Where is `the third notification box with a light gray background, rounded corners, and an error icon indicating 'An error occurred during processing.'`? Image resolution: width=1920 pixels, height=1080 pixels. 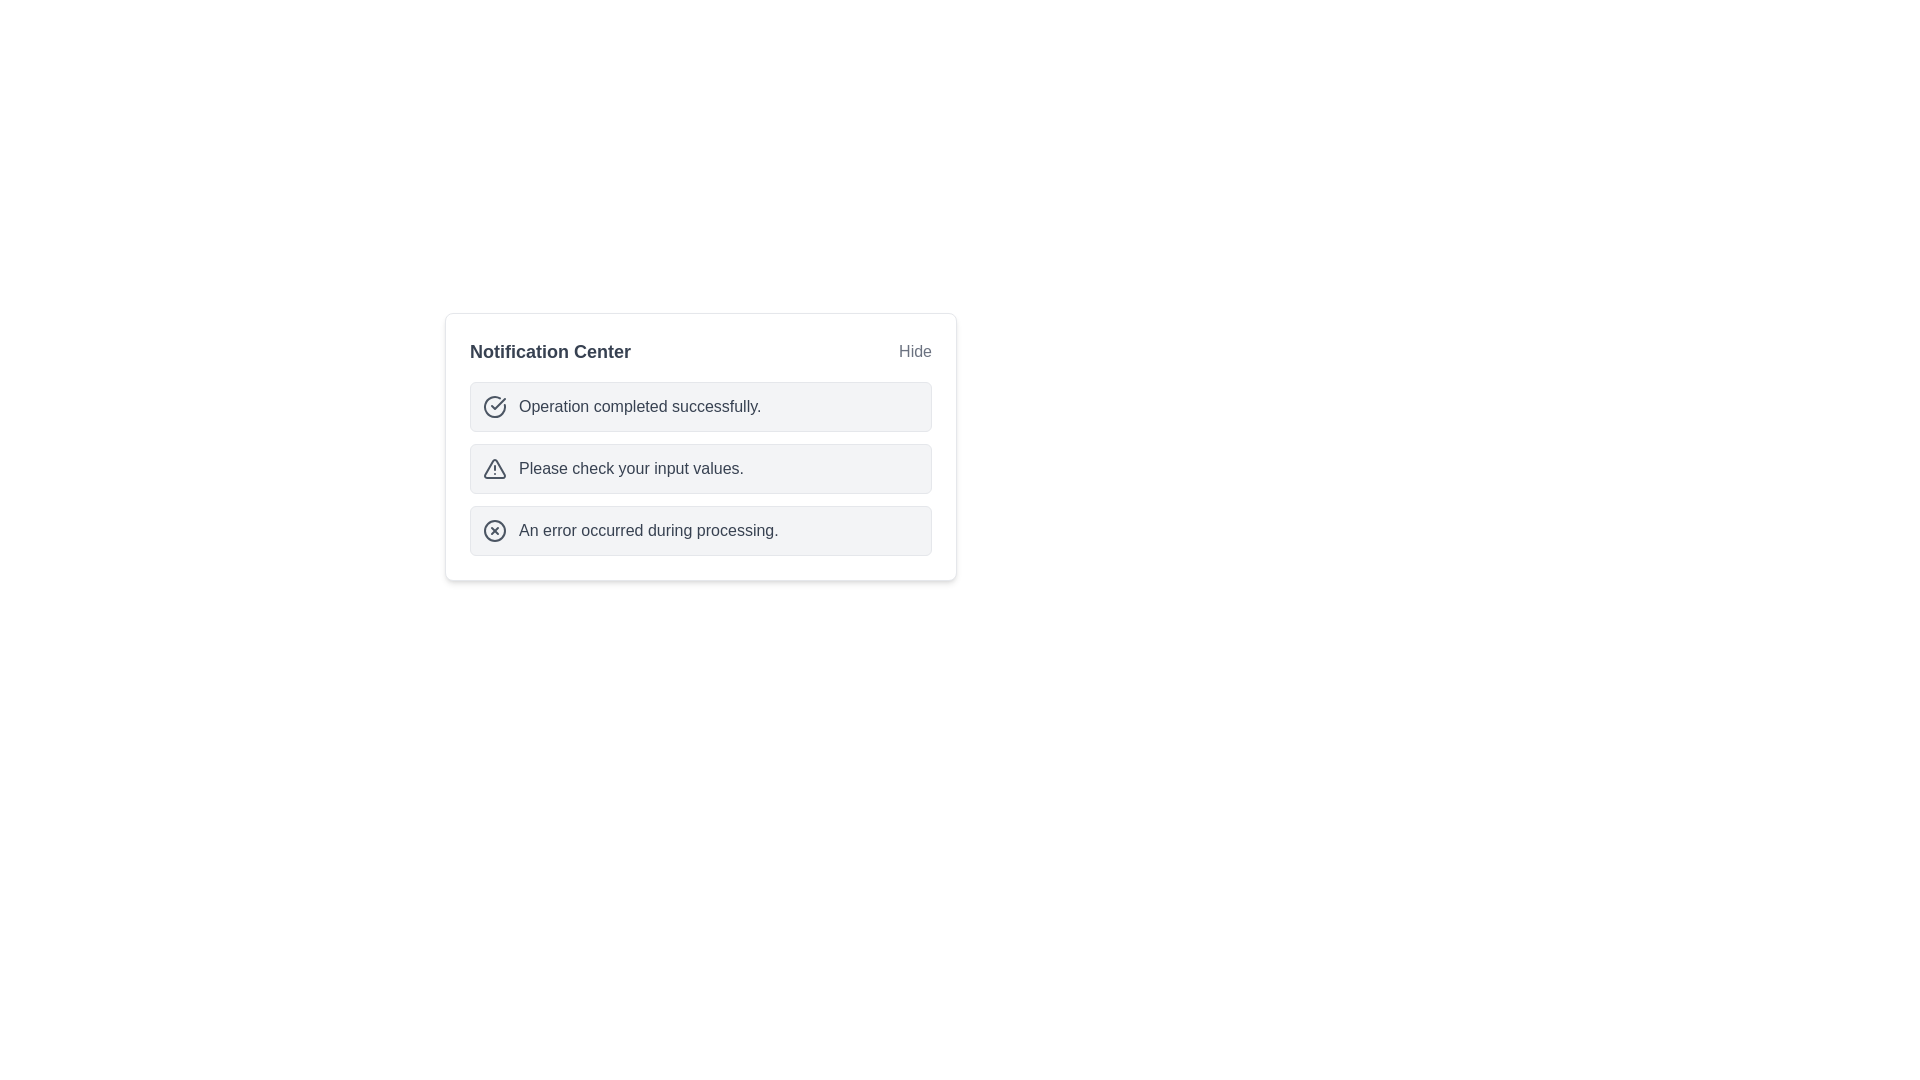
the third notification box with a light gray background, rounded corners, and an error icon indicating 'An error occurred during processing.' is located at coordinates (700, 530).